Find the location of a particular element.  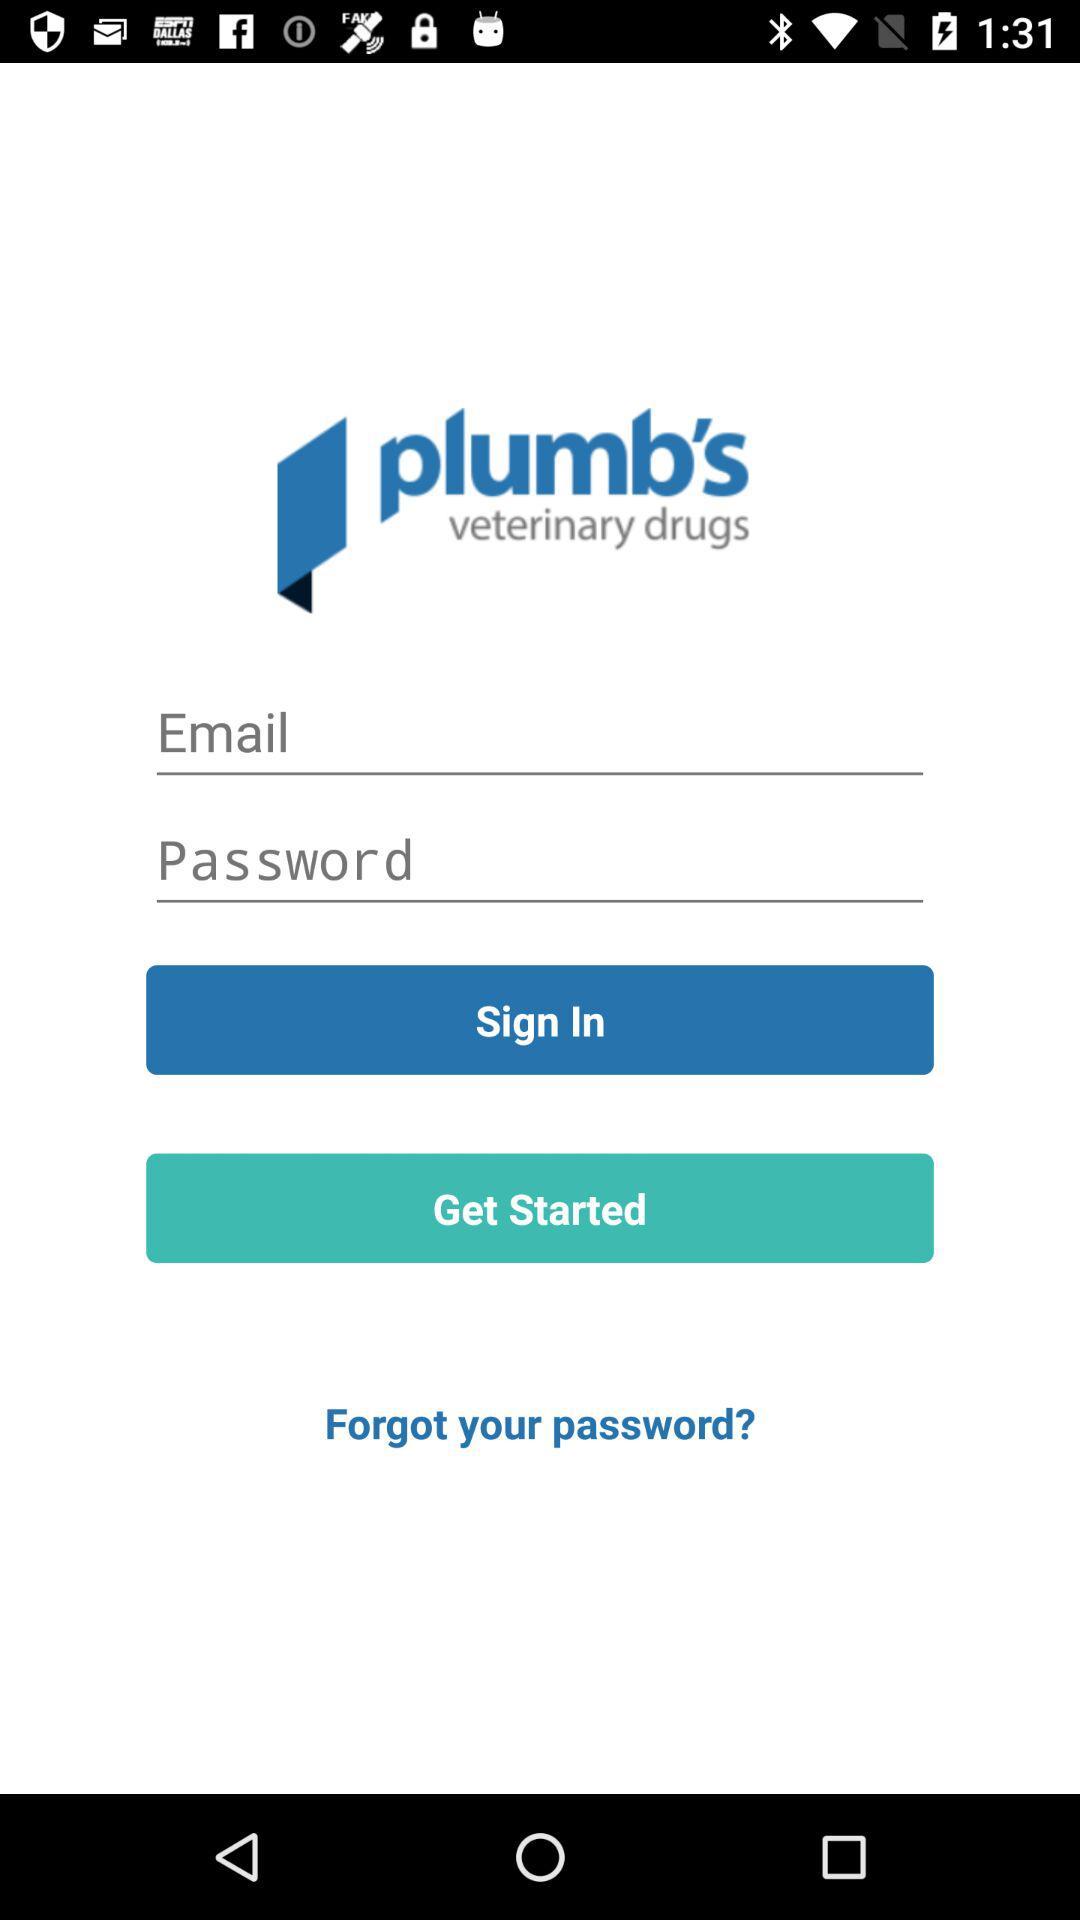

the forgot your password? is located at coordinates (540, 1421).